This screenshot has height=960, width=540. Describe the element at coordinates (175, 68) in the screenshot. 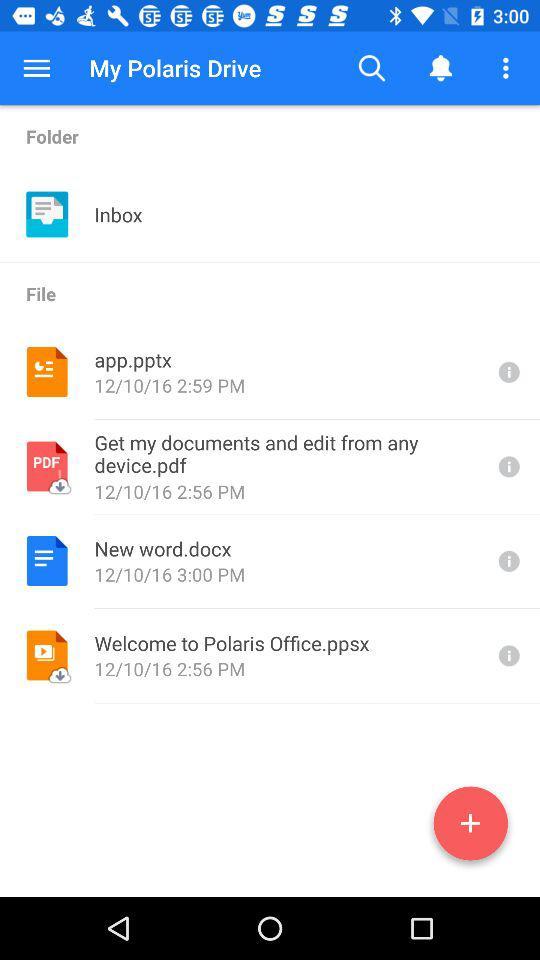

I see `my polaris drive button` at that location.